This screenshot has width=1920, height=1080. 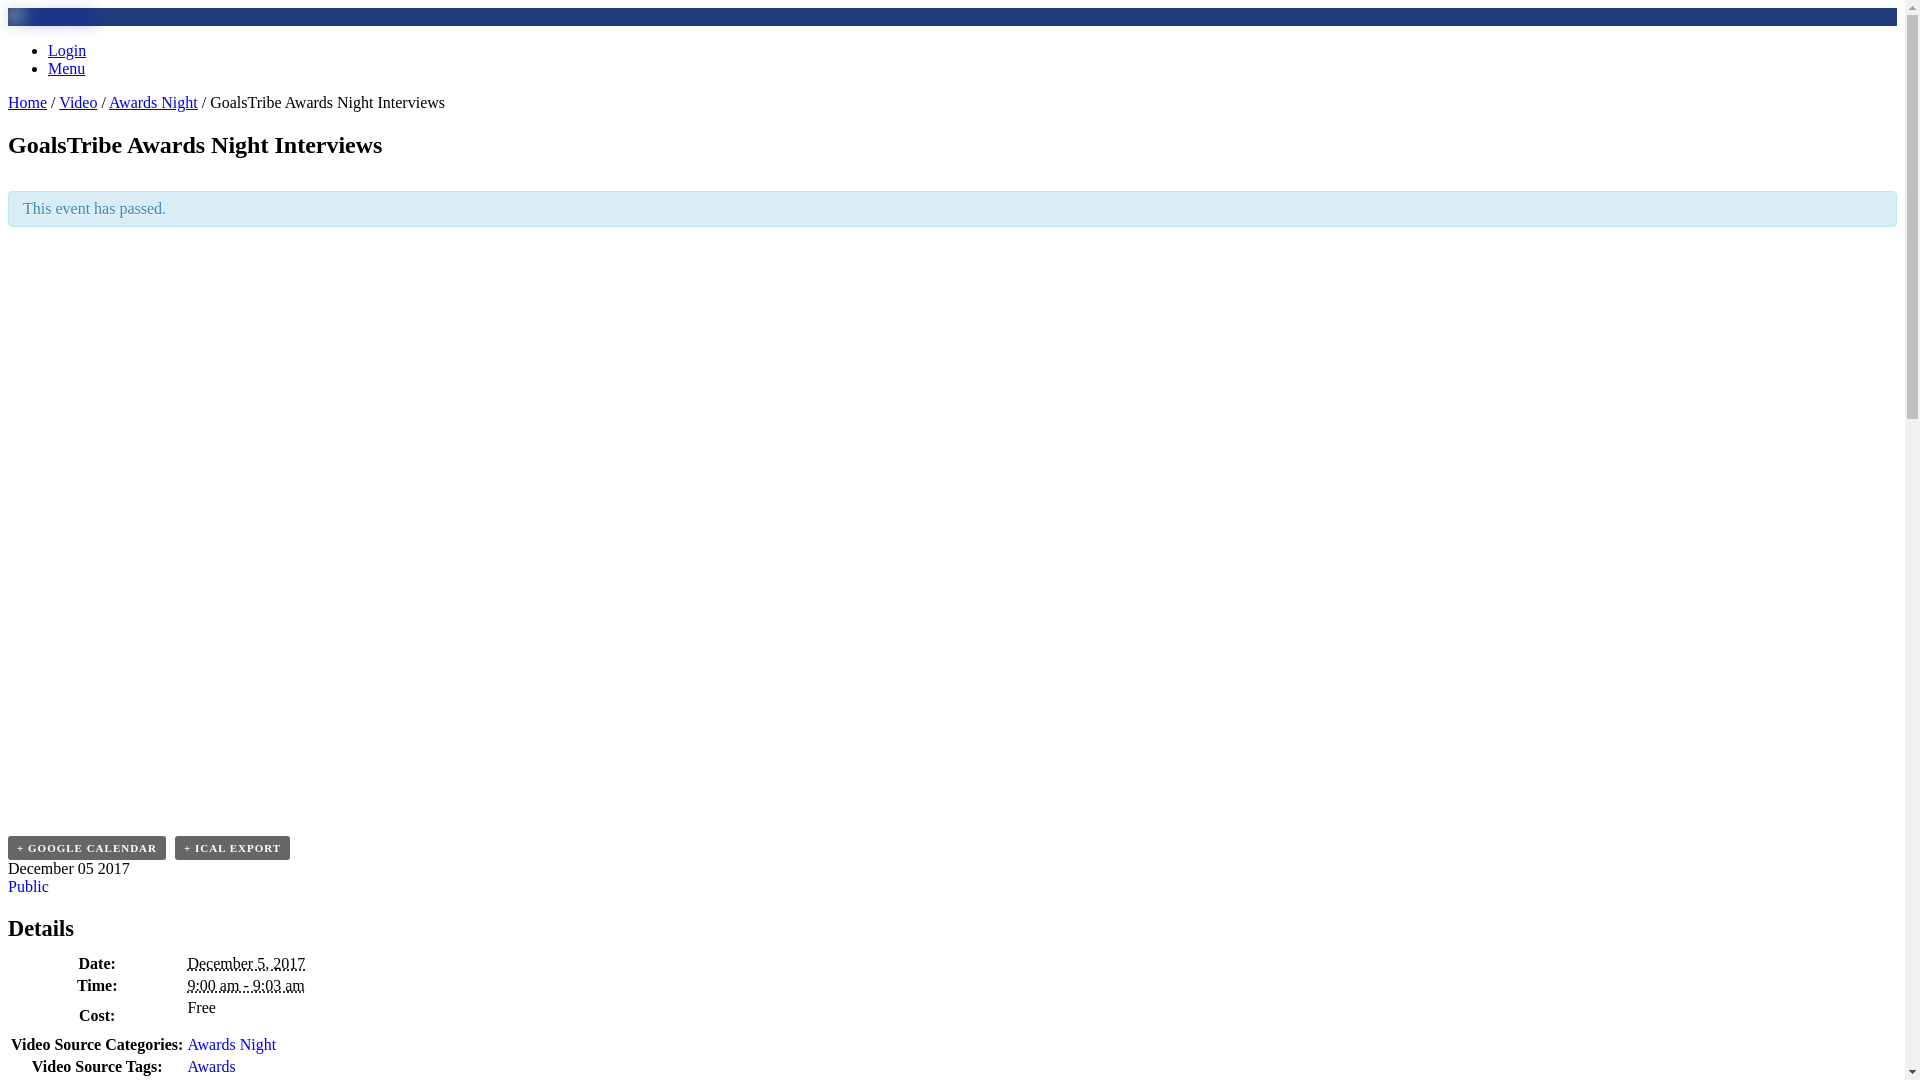 What do you see at coordinates (152, 102) in the screenshot?
I see `'Awards Night'` at bounding box center [152, 102].